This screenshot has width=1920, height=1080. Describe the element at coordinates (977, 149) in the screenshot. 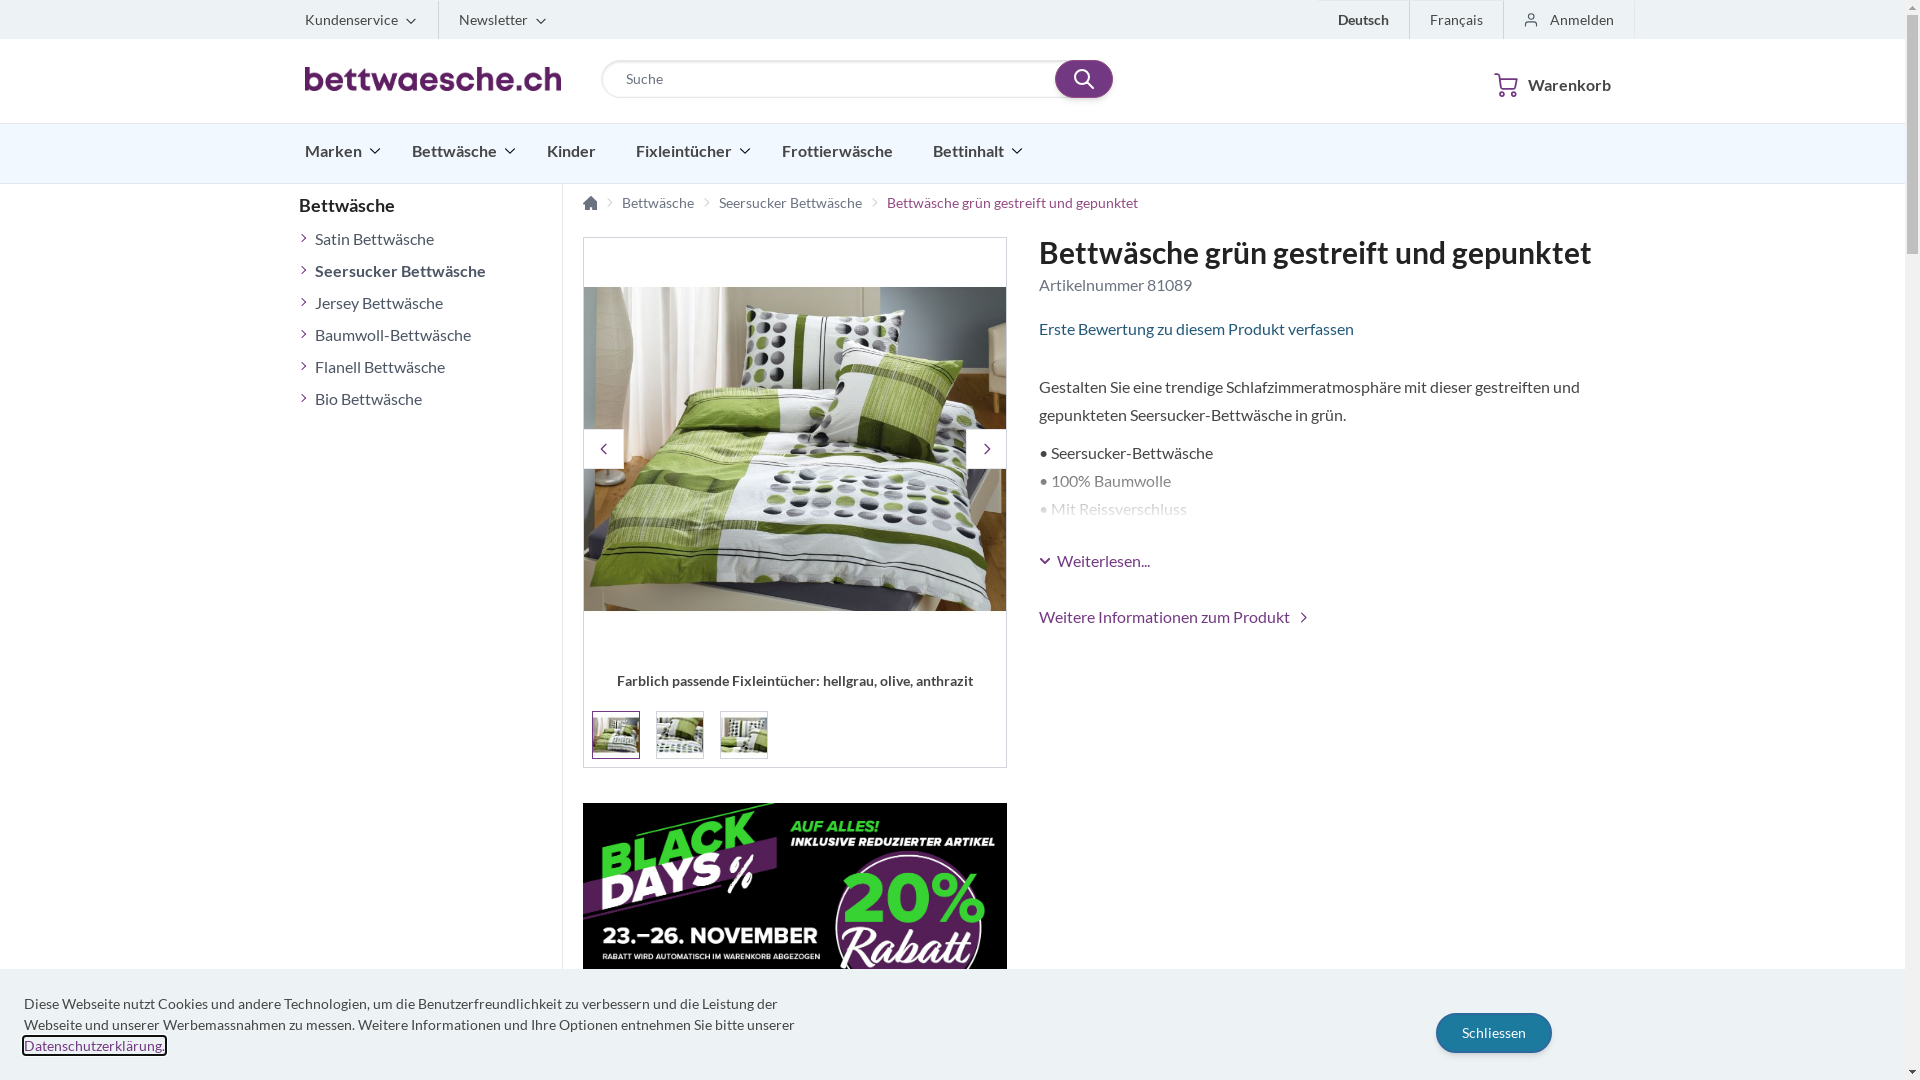

I see `'Bettinhalt'` at that location.